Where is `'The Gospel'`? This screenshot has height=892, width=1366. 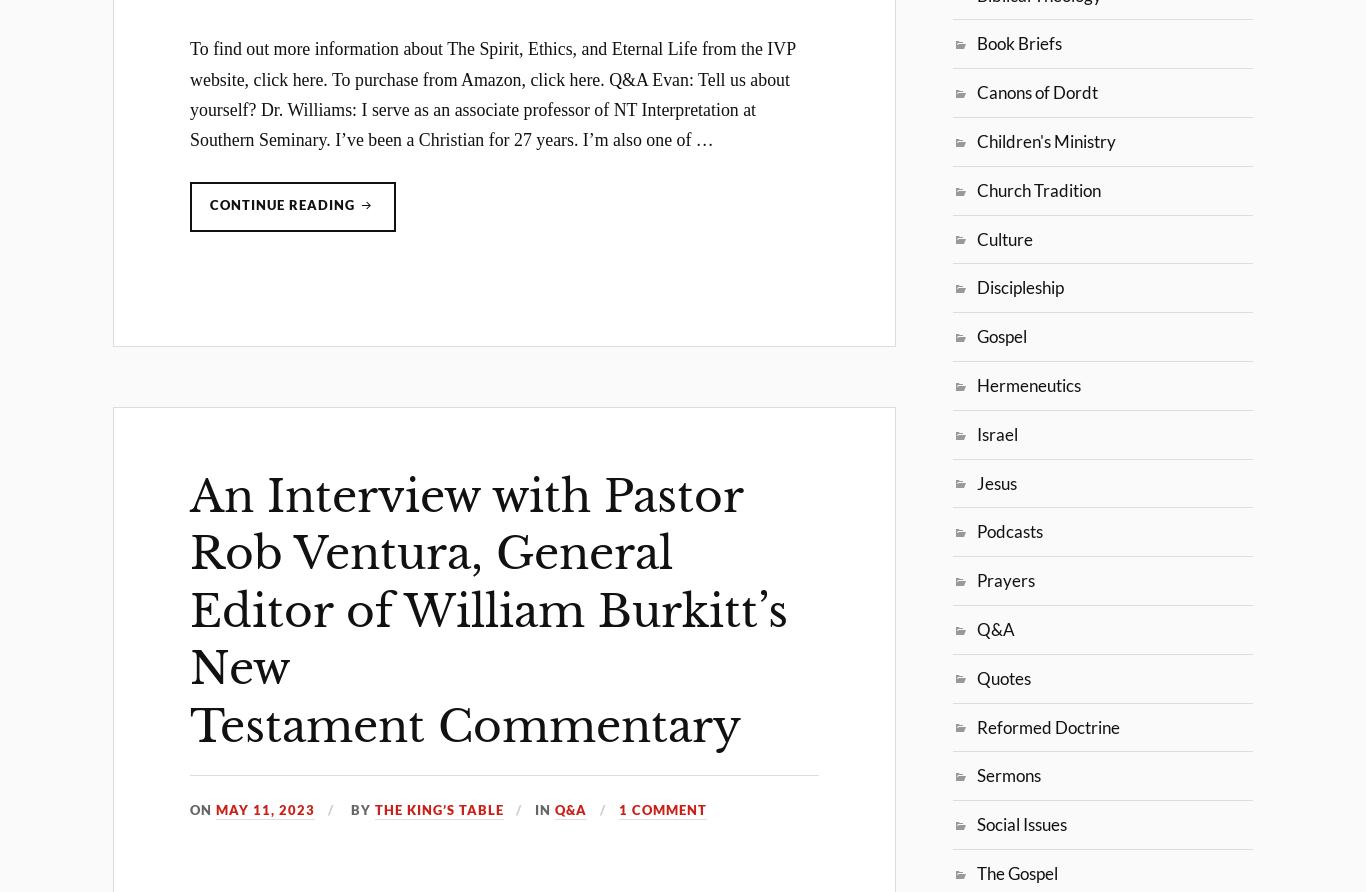
'The Gospel' is located at coordinates (976, 871).